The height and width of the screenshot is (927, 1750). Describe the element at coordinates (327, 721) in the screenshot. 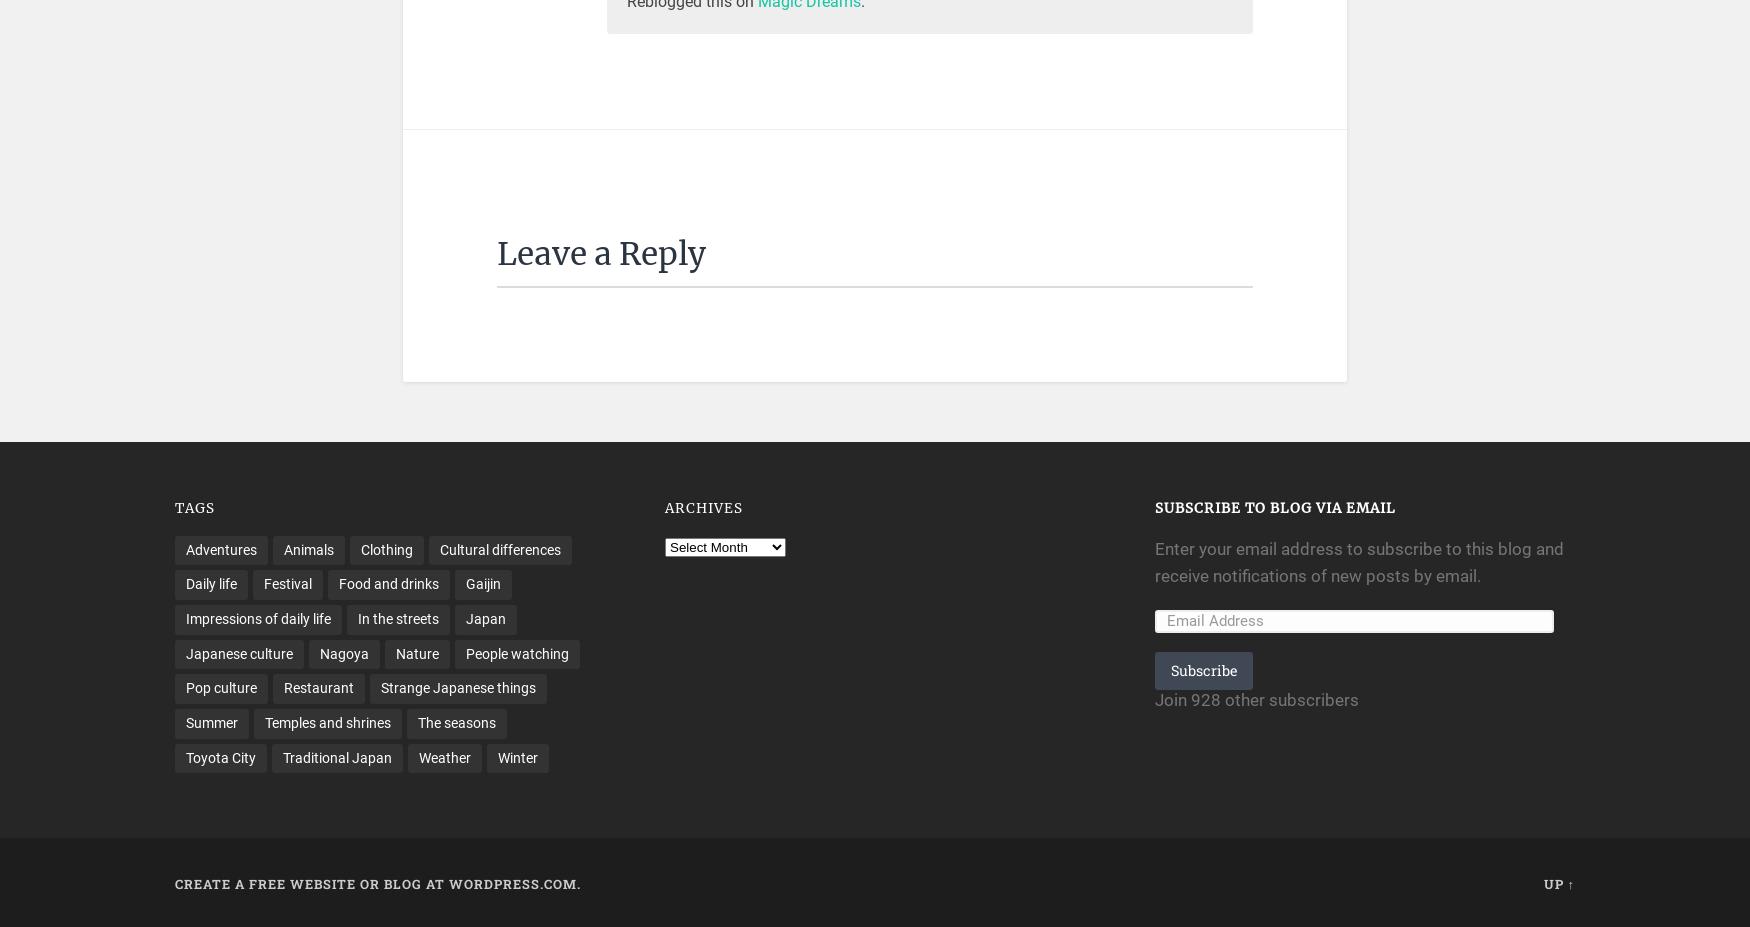

I see `'Temples and shrines'` at that location.